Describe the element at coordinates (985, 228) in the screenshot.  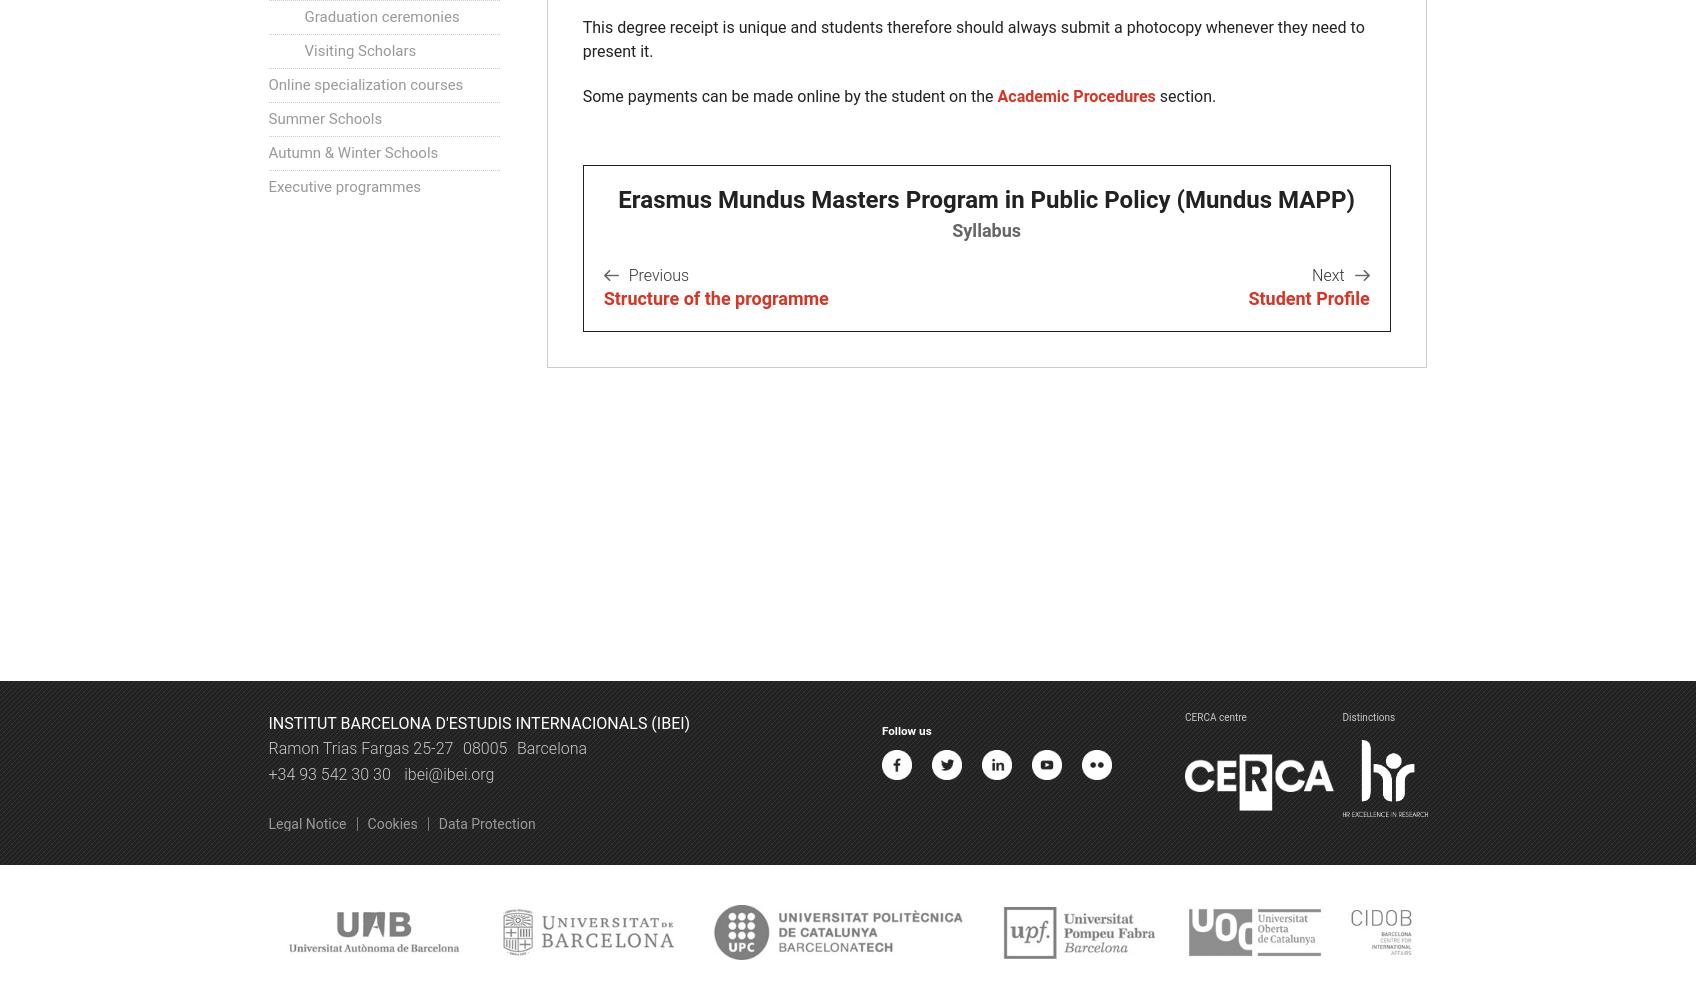
I see `'Syllabus'` at that location.